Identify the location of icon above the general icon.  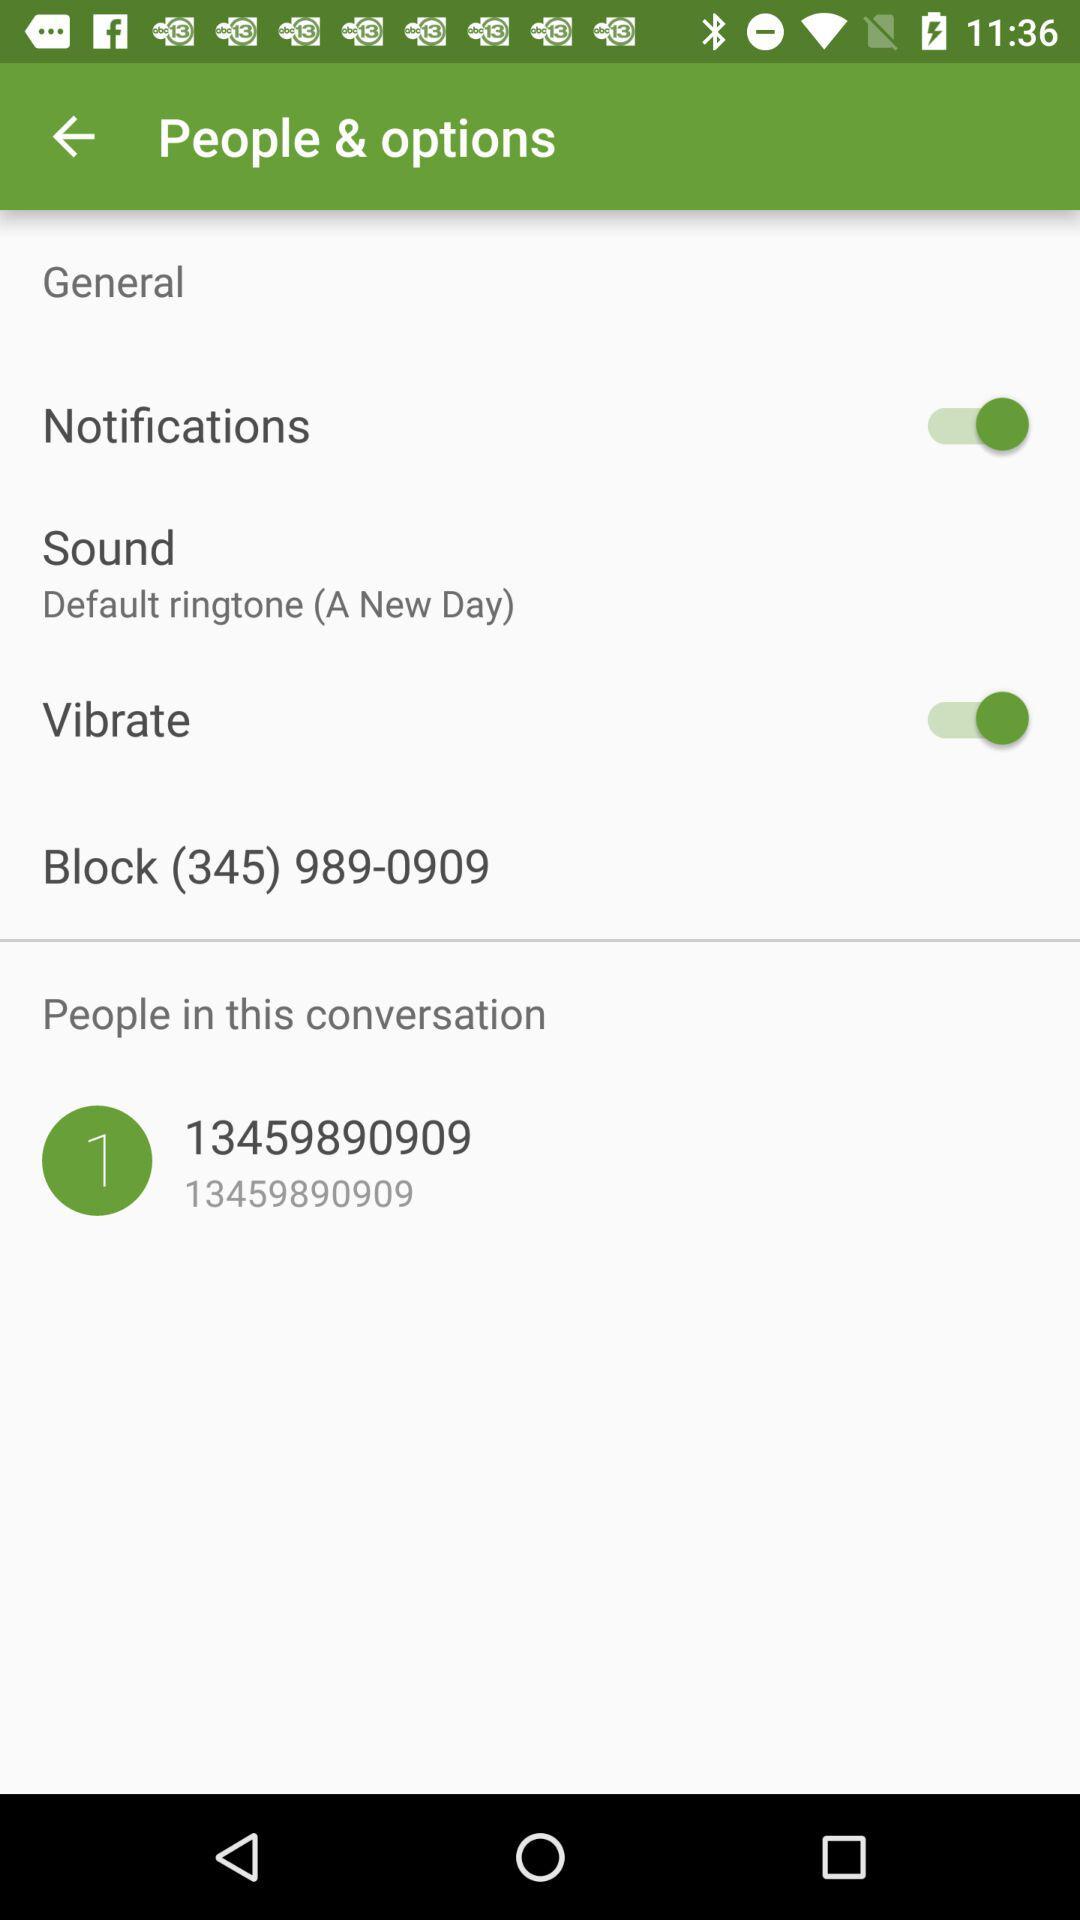
(72, 135).